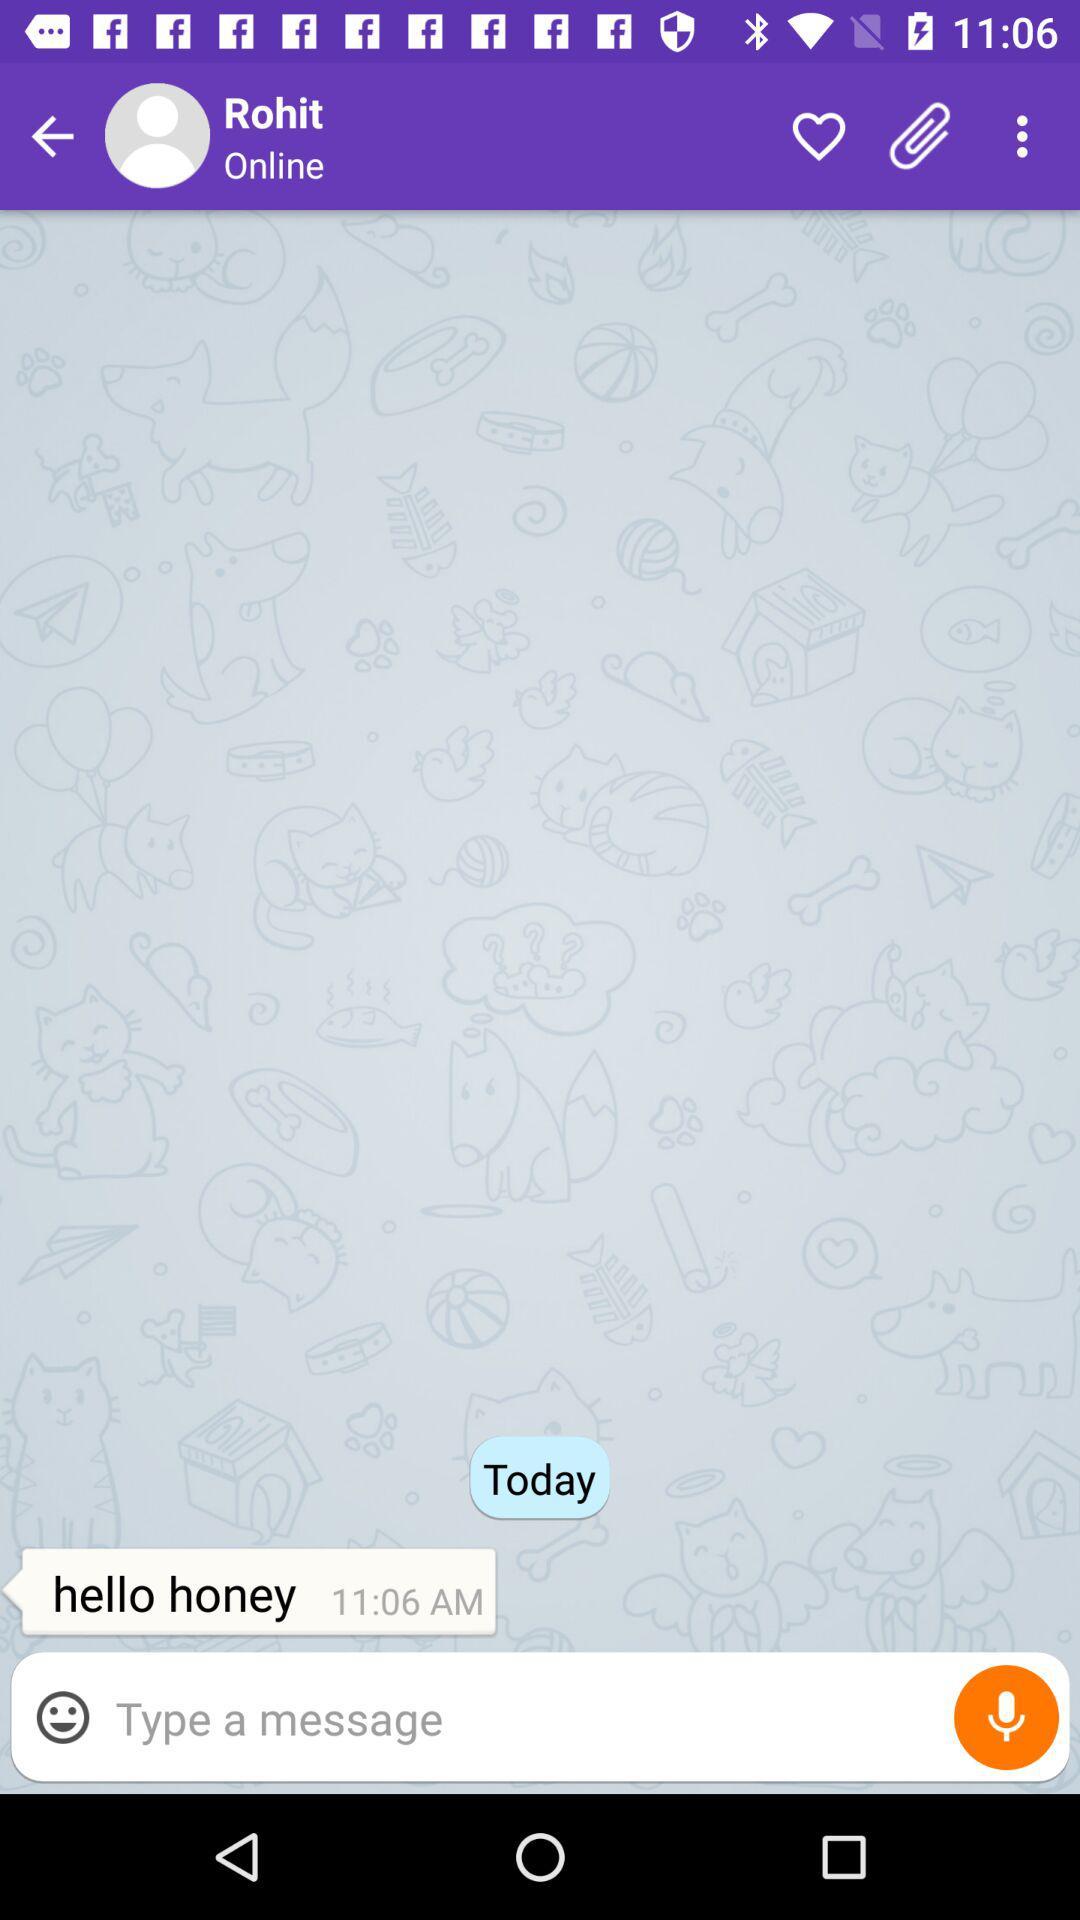 The width and height of the screenshot is (1080, 1920). Describe the element at coordinates (51, 135) in the screenshot. I see `return to previous` at that location.